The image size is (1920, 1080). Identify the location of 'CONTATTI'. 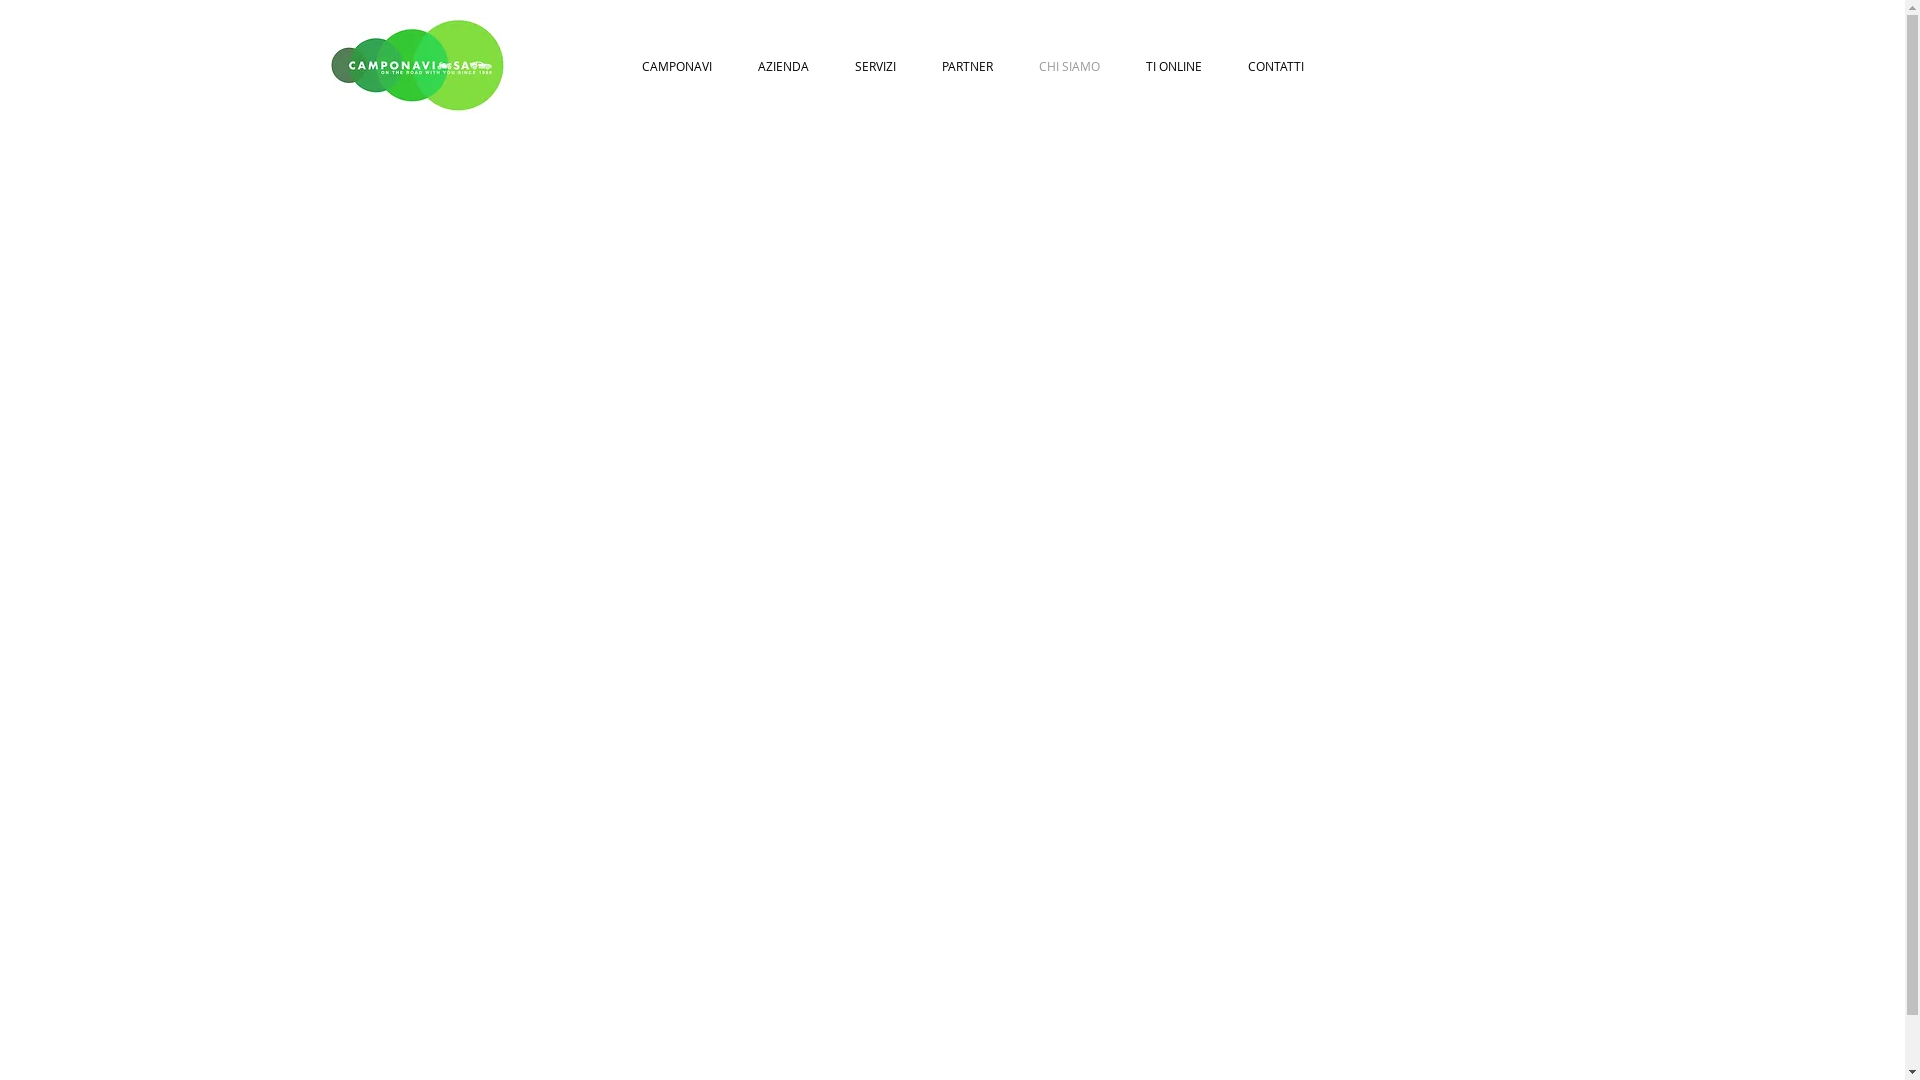
(1224, 64).